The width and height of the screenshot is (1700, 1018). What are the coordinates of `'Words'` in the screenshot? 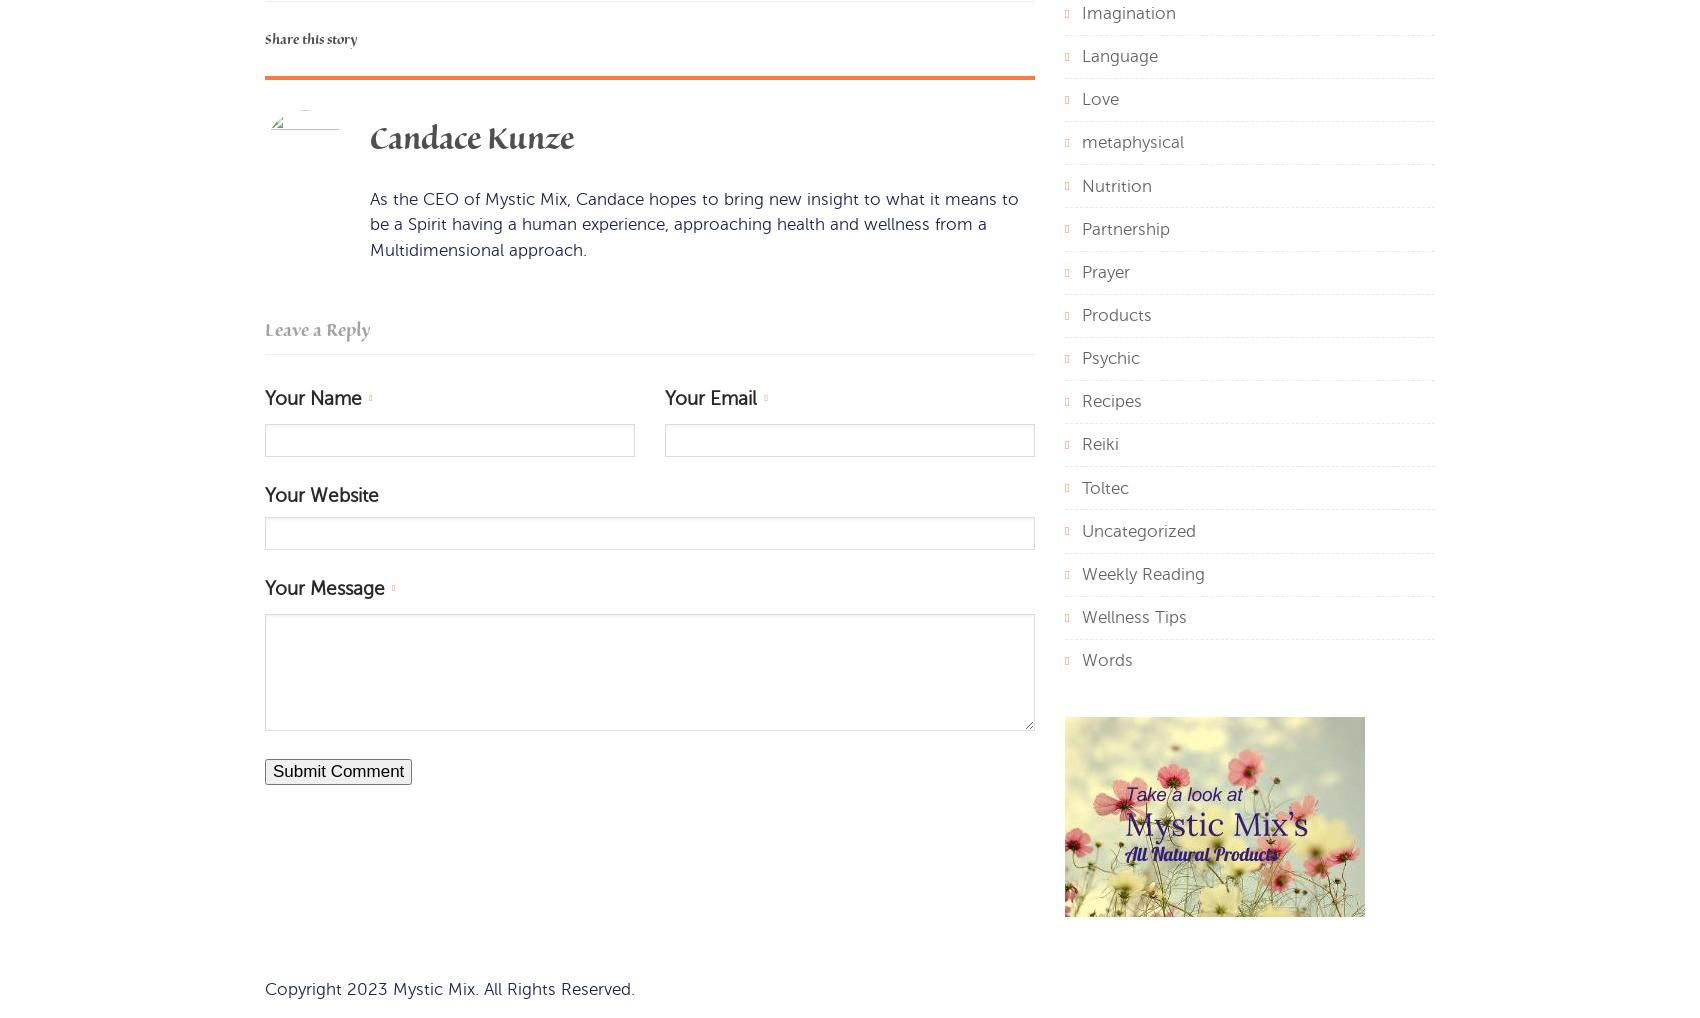 It's located at (1107, 659).